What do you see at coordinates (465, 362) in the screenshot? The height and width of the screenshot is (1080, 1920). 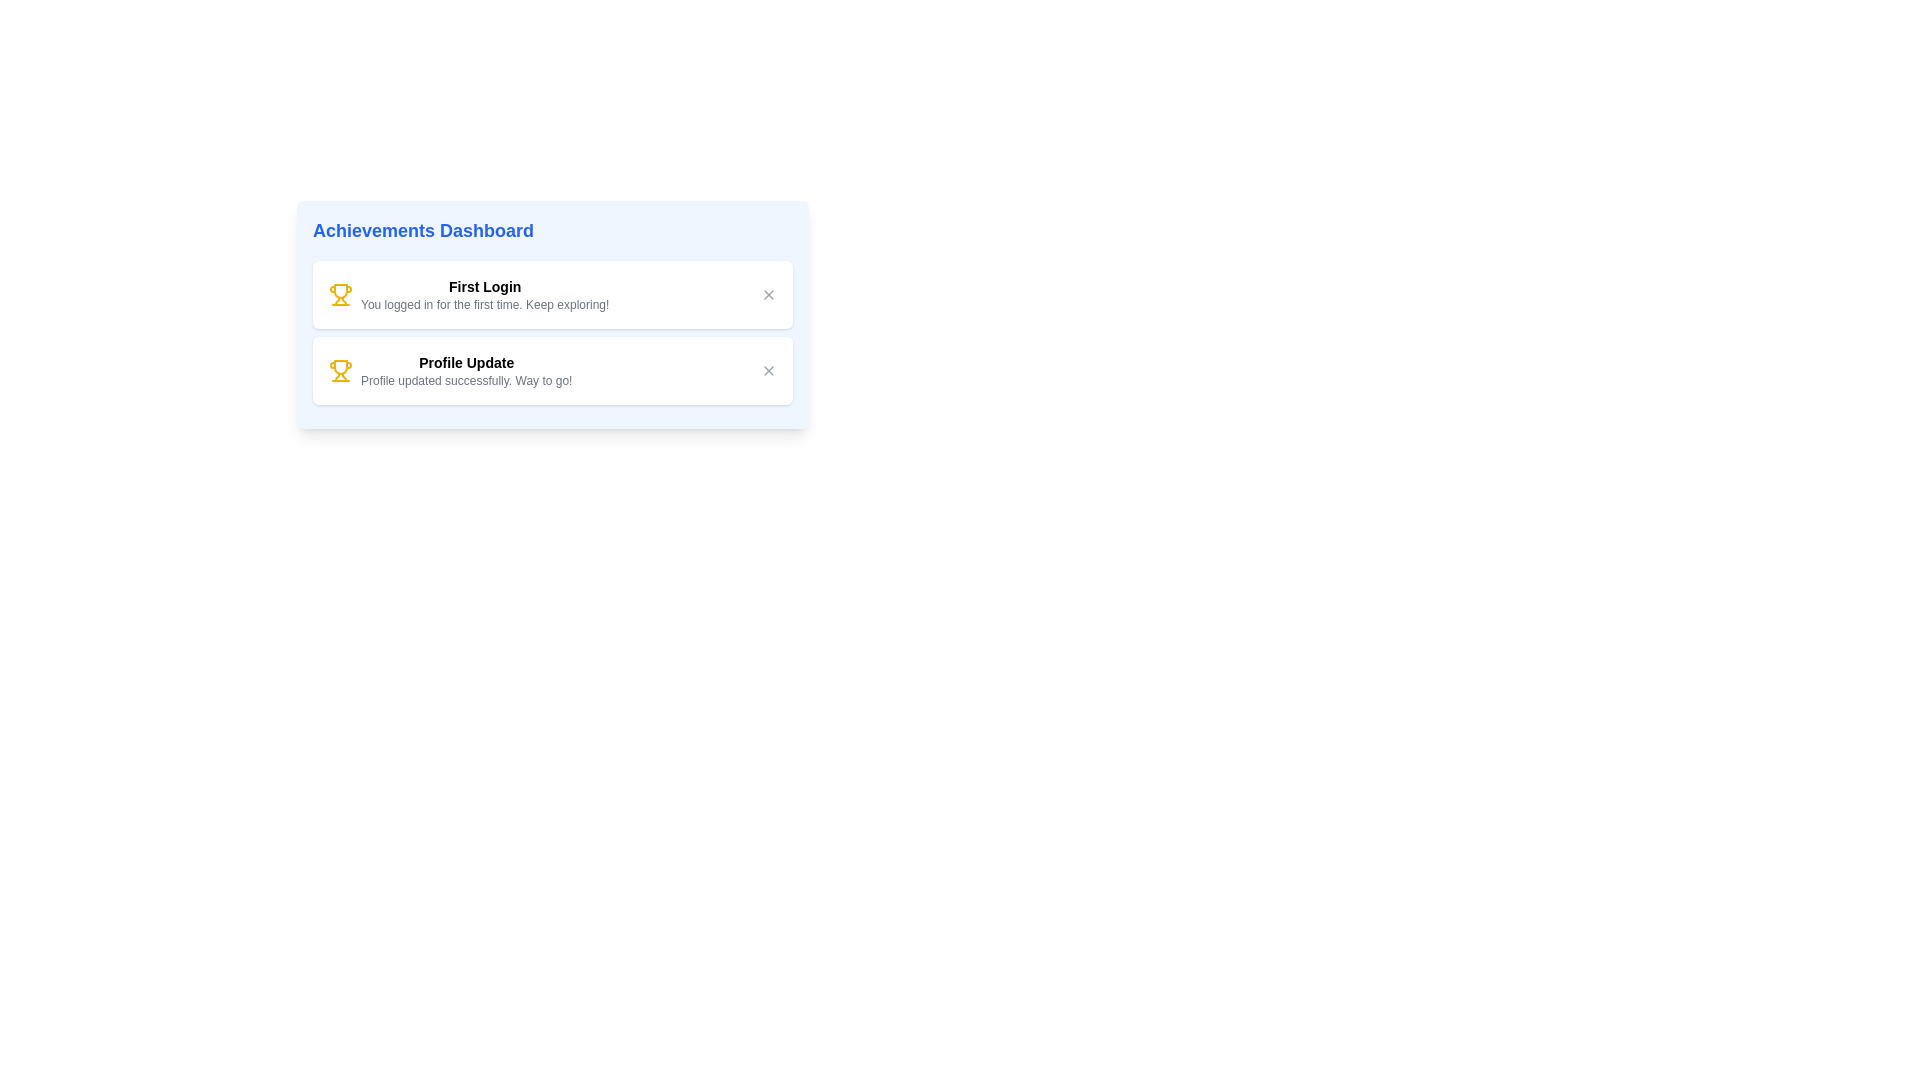 I see `text from the 'Profile Update' label, which is a bold text label located in the second achievement block of the 'Achievements Dashboard', positioned above the 'Profile updated successfully. Way to go!' text` at bounding box center [465, 362].